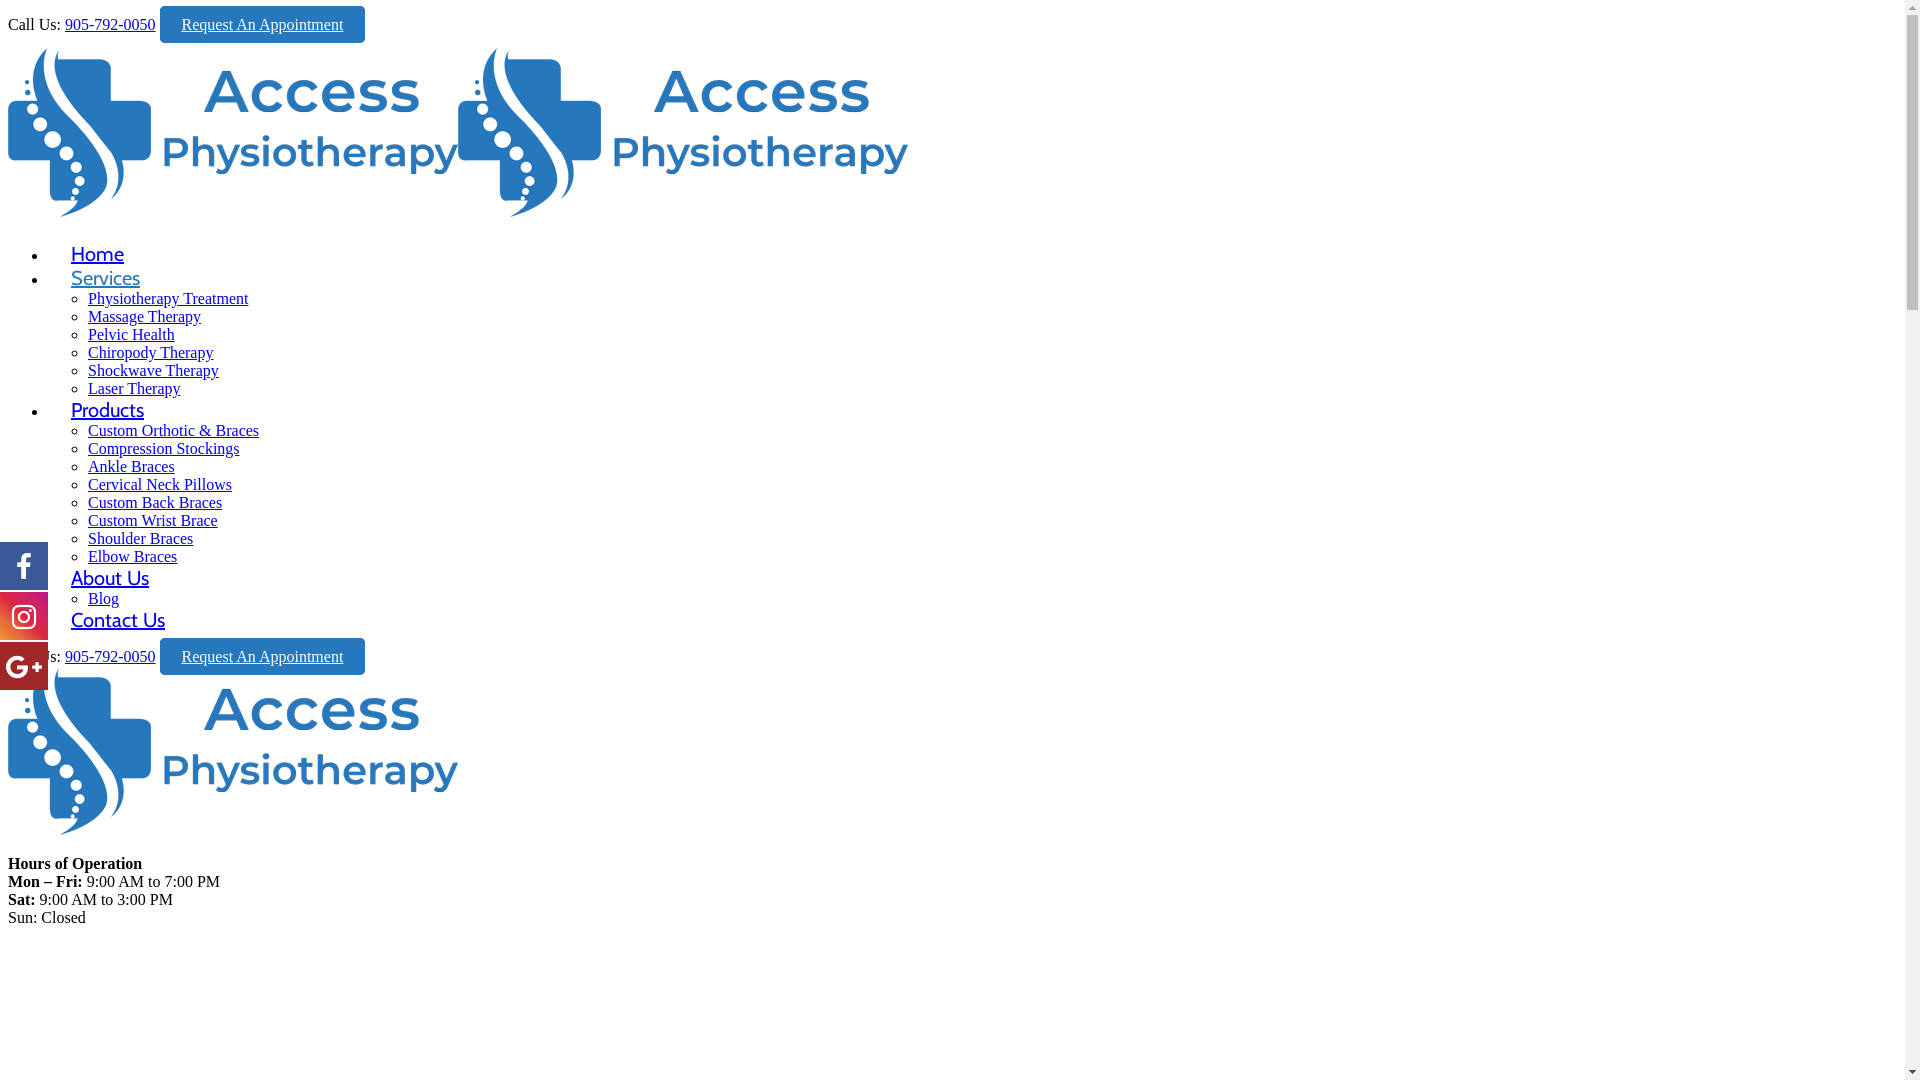  What do you see at coordinates (143, 315) in the screenshot?
I see `'Massage Therapy'` at bounding box center [143, 315].